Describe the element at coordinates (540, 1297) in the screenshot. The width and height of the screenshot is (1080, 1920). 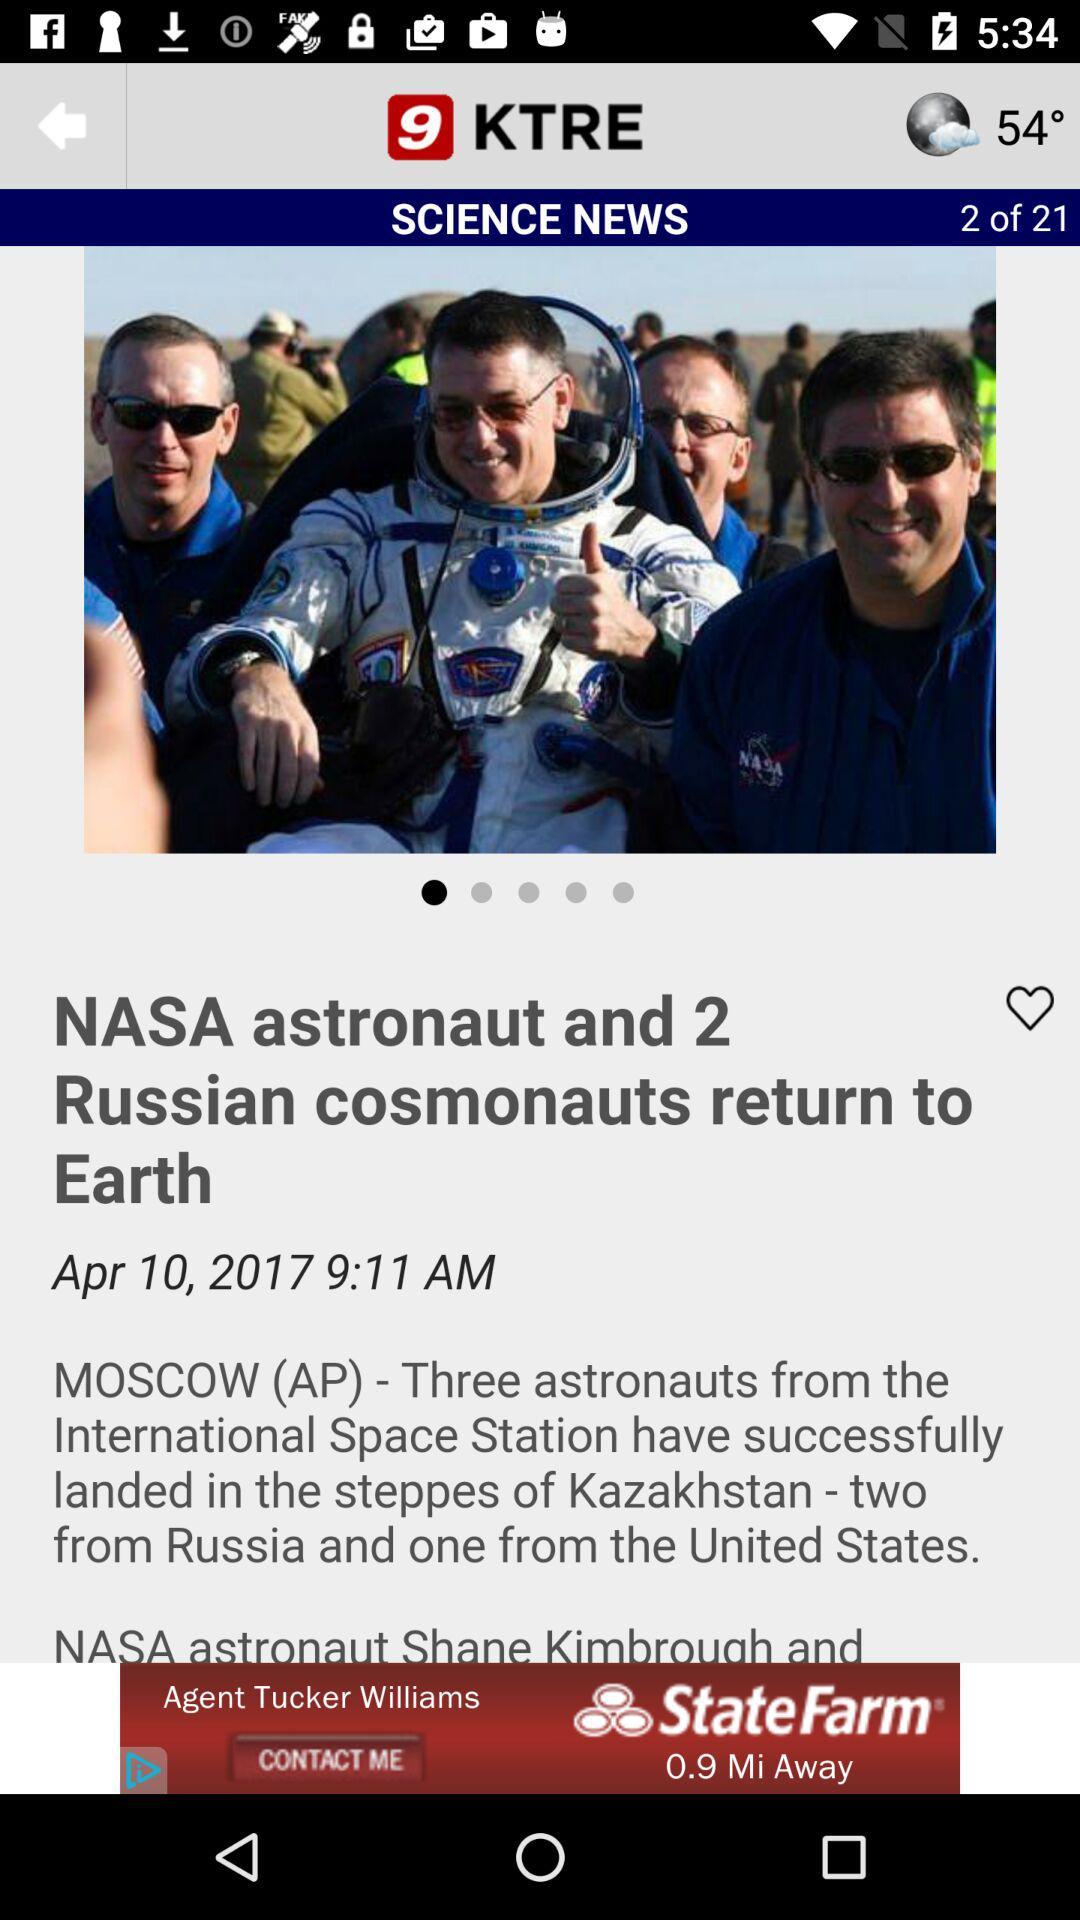
I see `news` at that location.